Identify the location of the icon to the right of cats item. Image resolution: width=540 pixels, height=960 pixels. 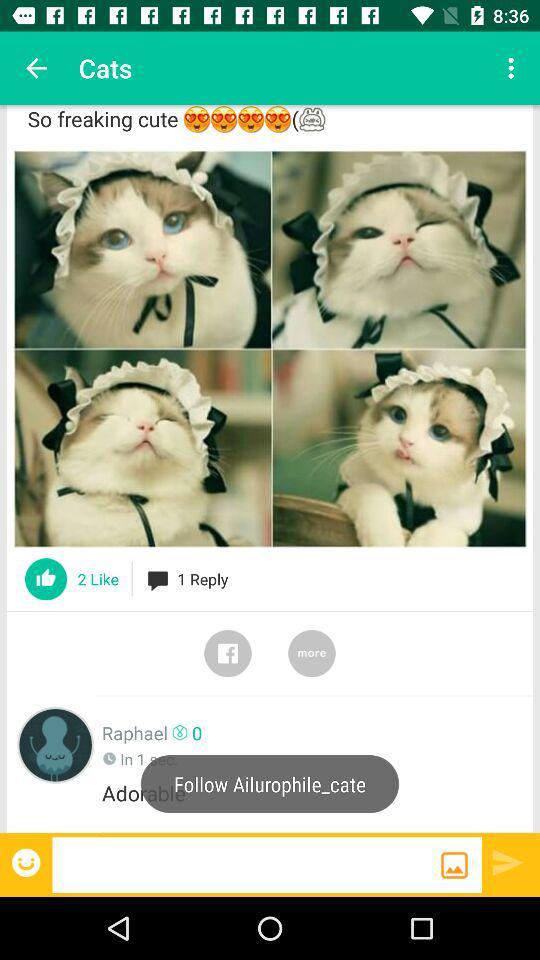
(513, 68).